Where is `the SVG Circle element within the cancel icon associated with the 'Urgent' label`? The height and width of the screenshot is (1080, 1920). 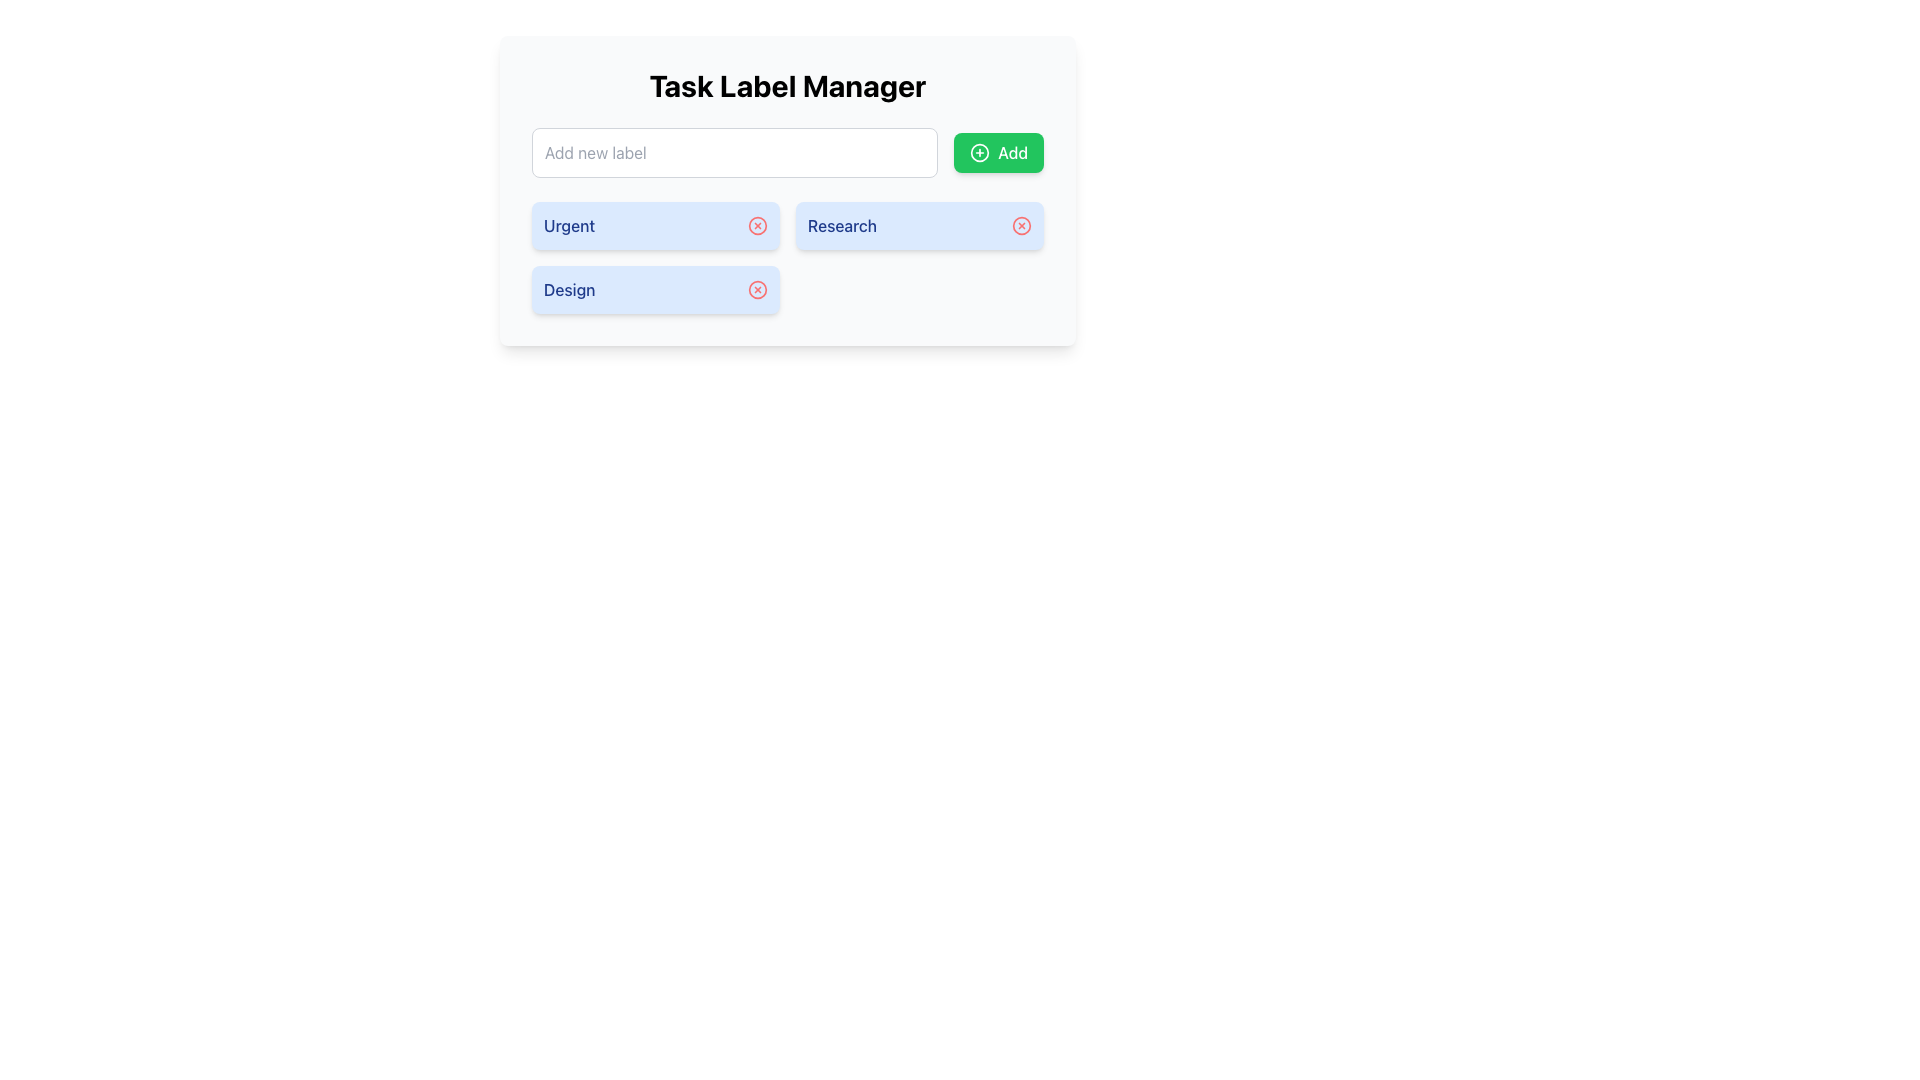 the SVG Circle element within the cancel icon associated with the 'Urgent' label is located at coordinates (757, 225).